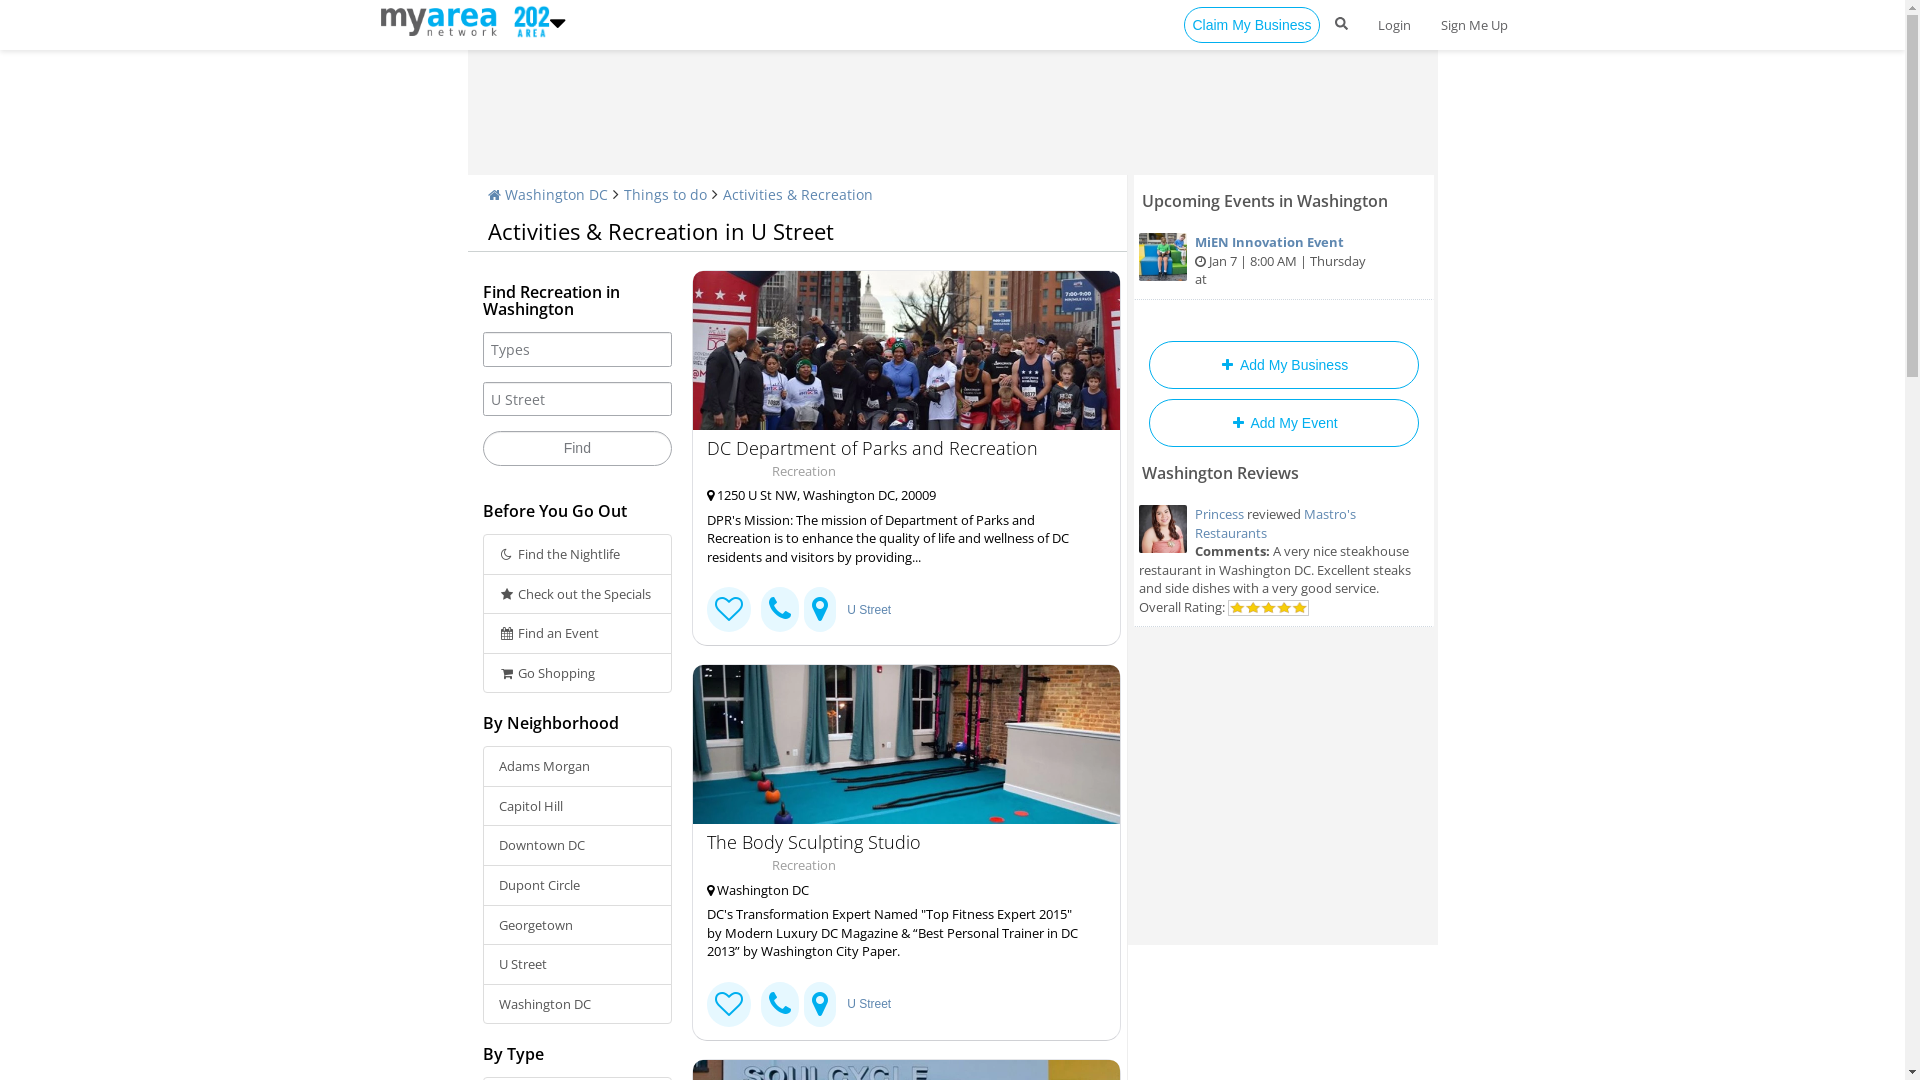 The height and width of the screenshot is (1080, 1920). I want to click on 'Washington DC', so click(547, 194).